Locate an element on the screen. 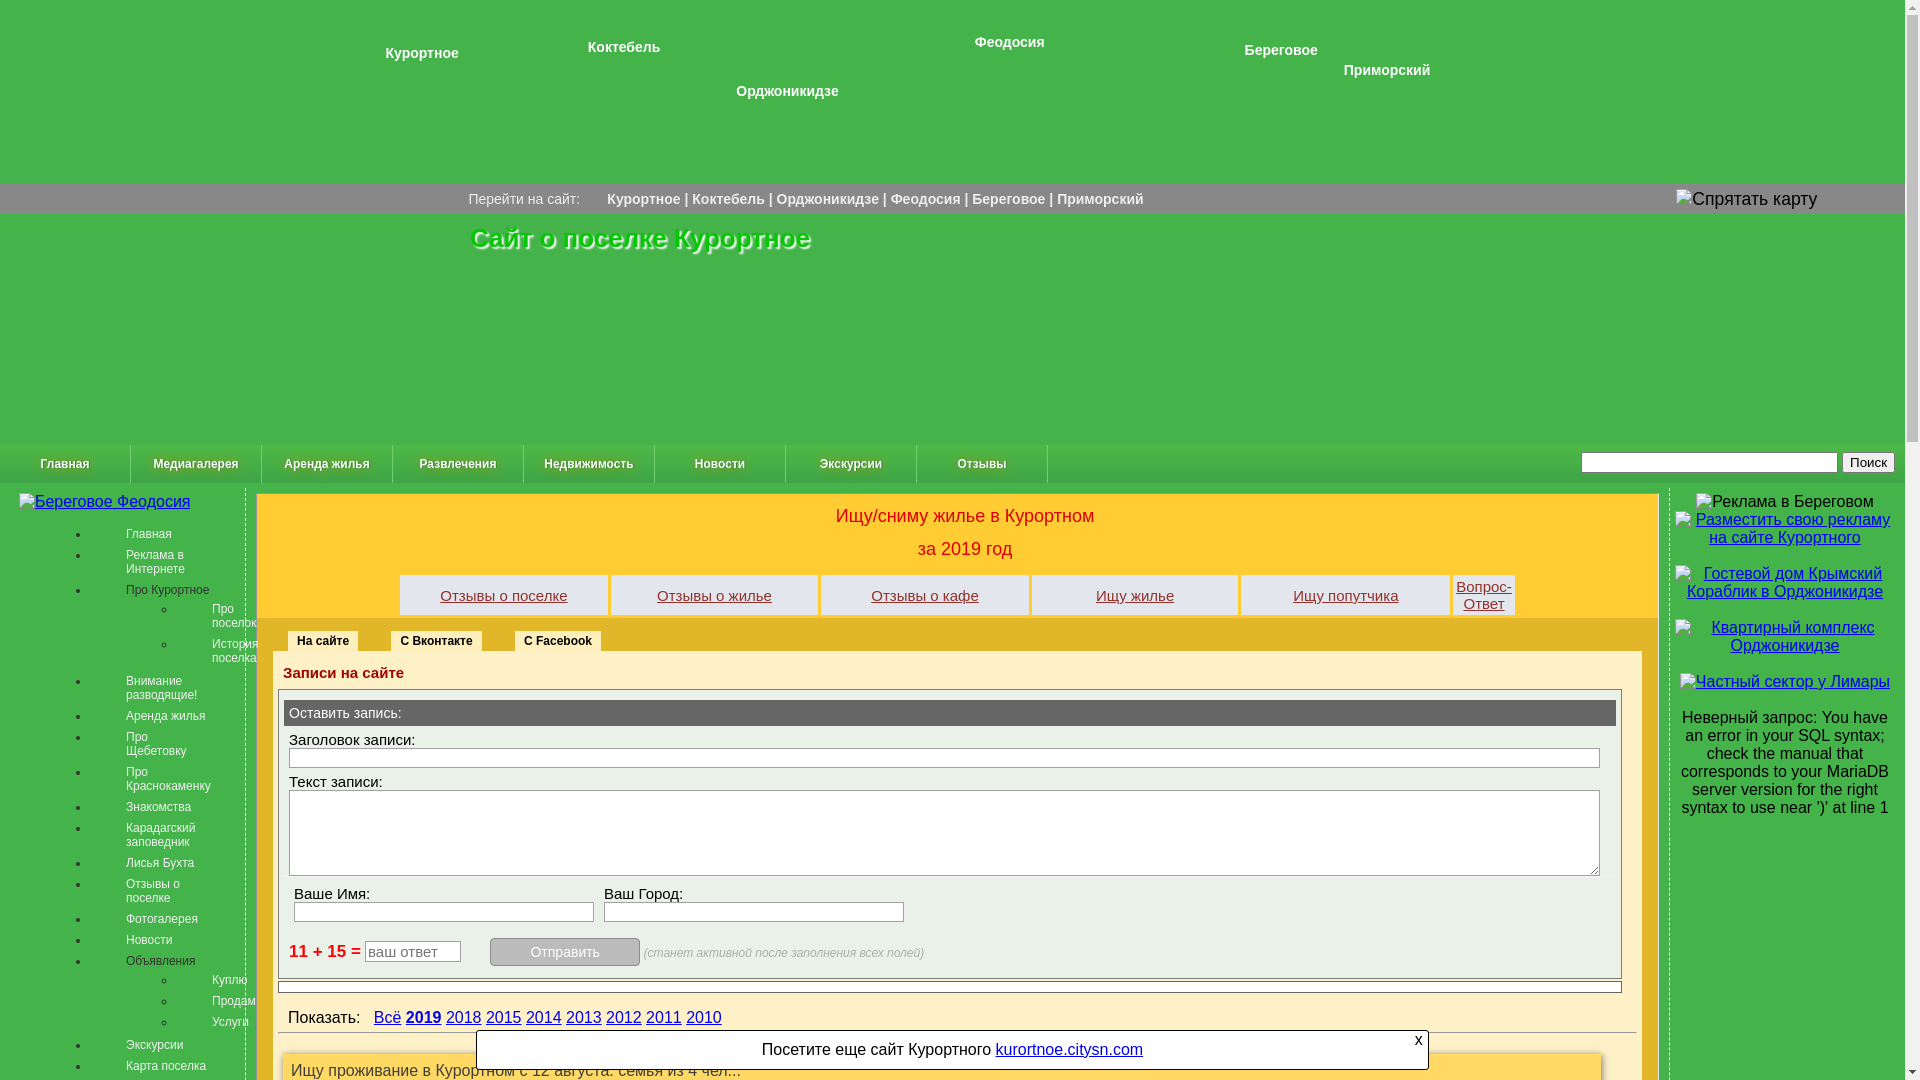 This screenshot has width=1920, height=1080. 'kurortnoe.citysn.com' is located at coordinates (1069, 1048).